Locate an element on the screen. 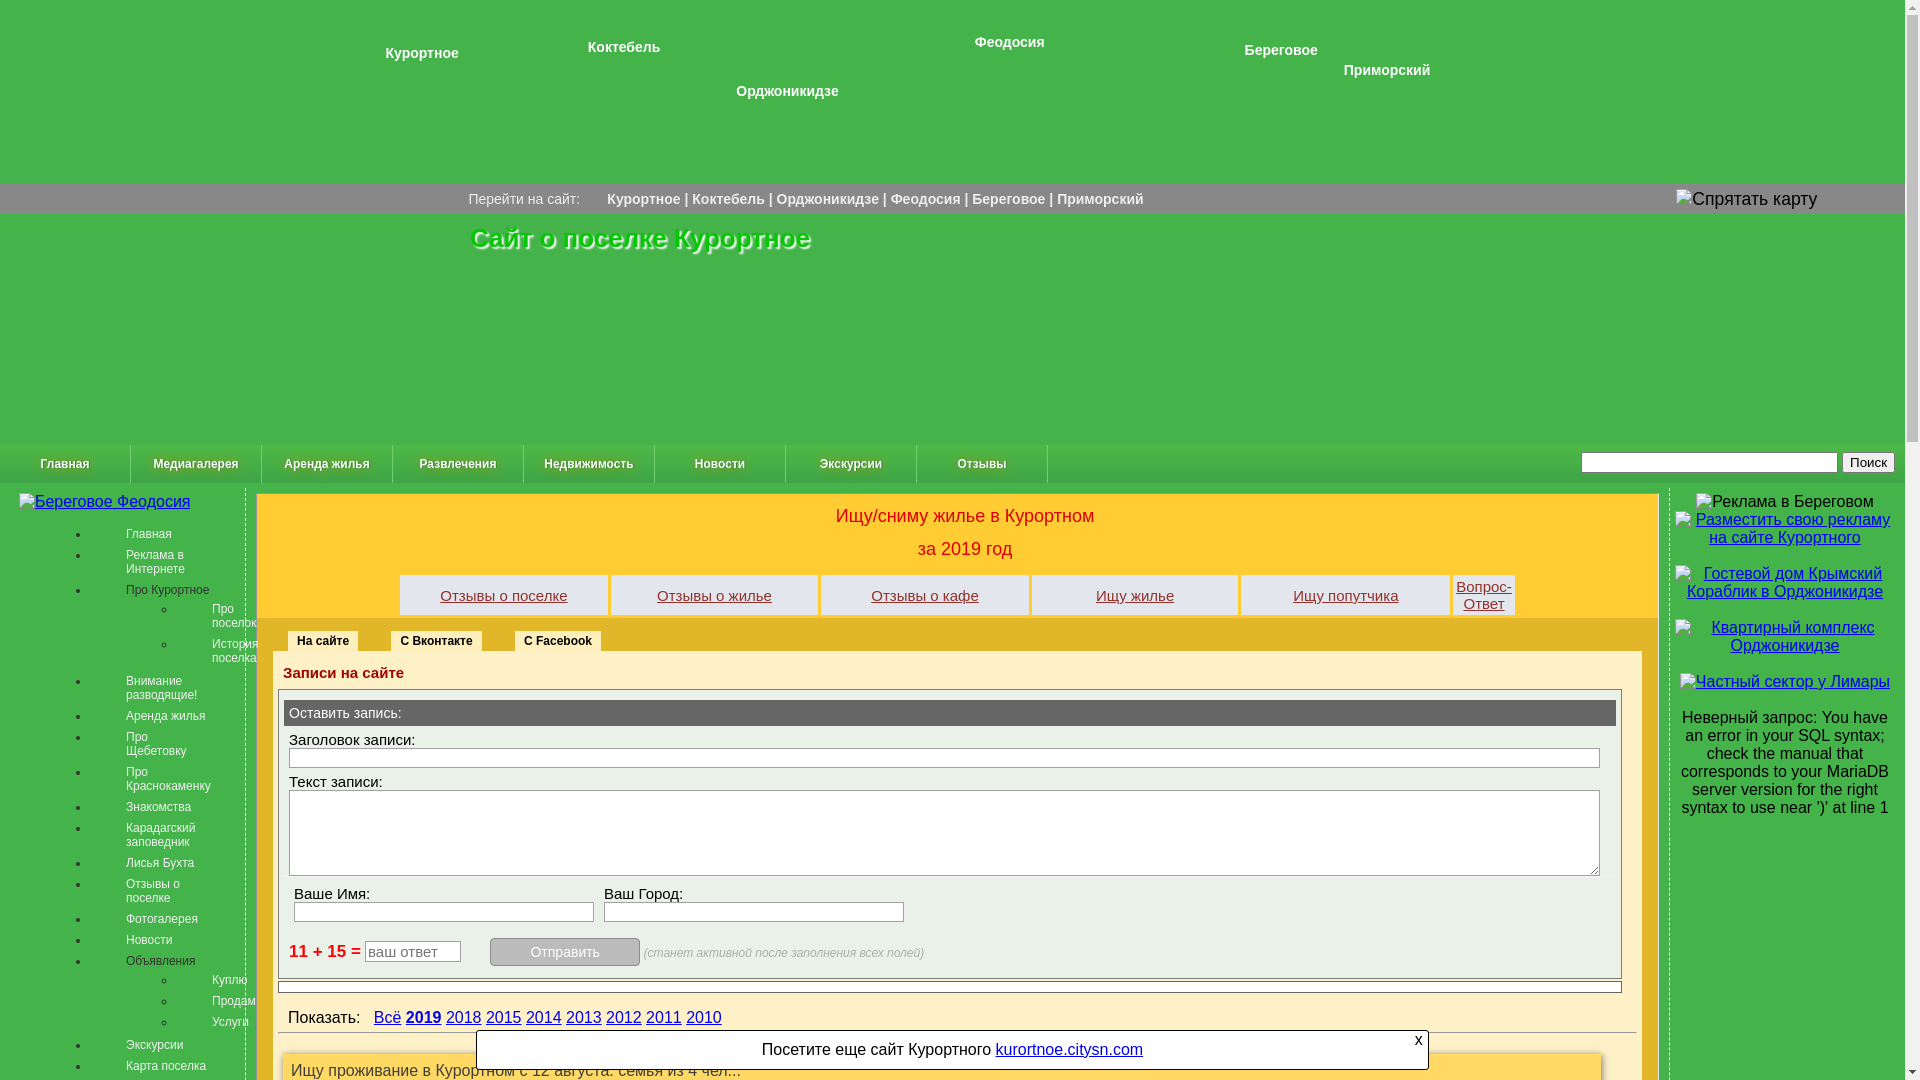 This screenshot has width=1920, height=1080. 'kurortnoe.citysn.com' is located at coordinates (1069, 1048).